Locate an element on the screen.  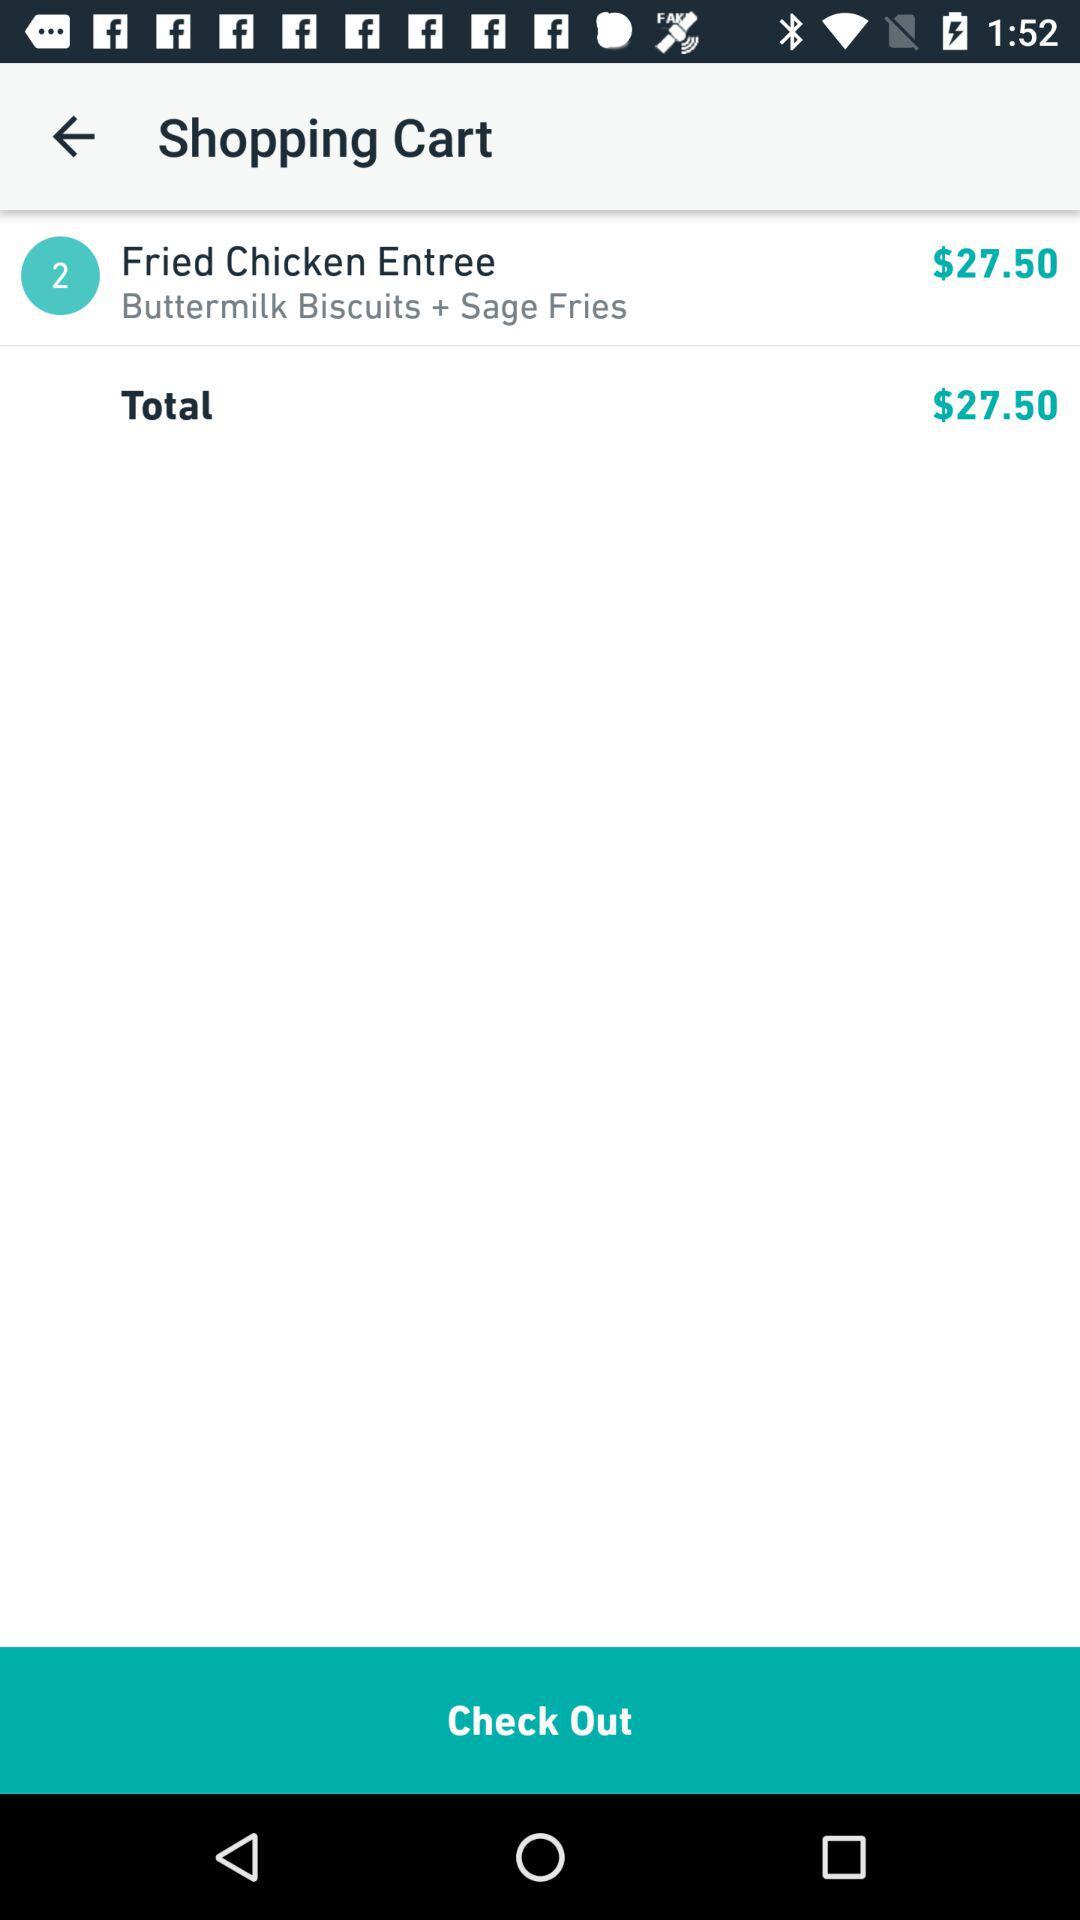
the icon to the left of shopping cart icon is located at coordinates (72, 135).